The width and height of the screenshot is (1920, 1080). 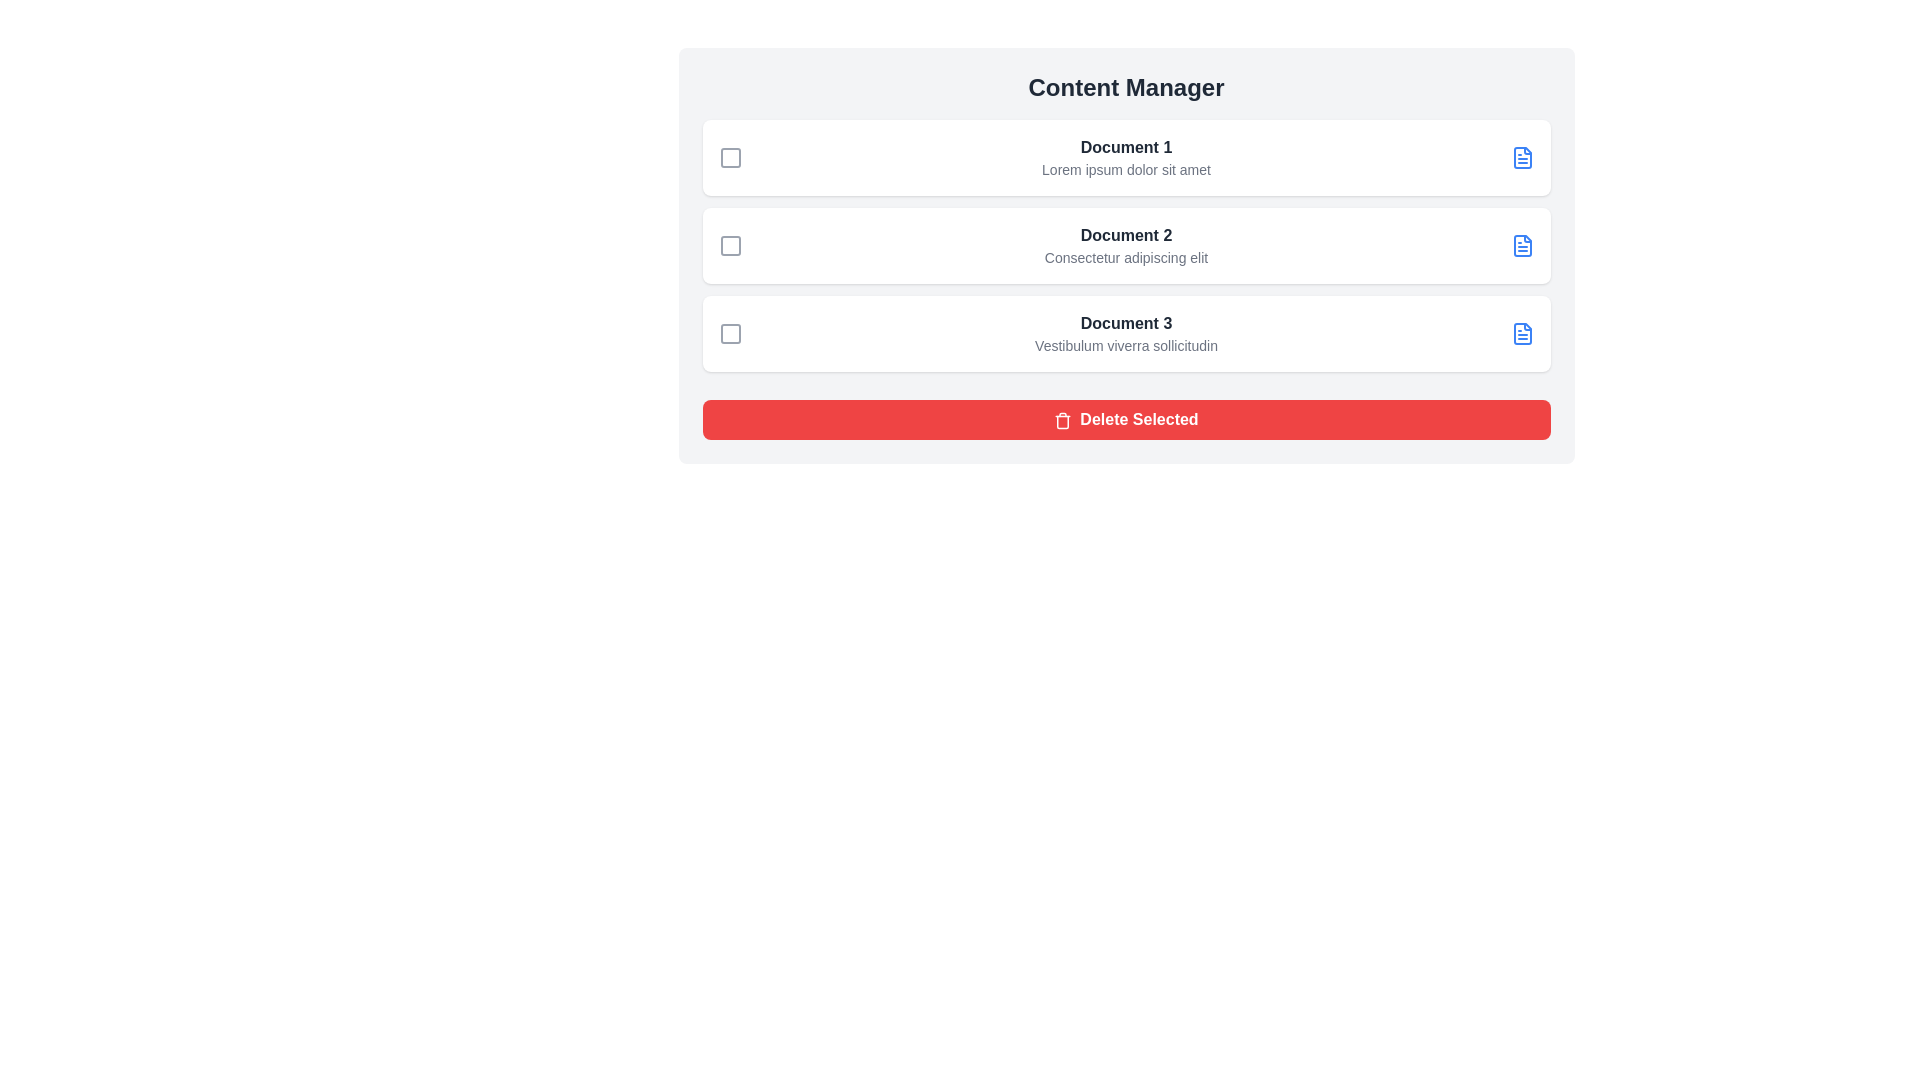 I want to click on the document icon for Document 3, so click(x=1521, y=333).